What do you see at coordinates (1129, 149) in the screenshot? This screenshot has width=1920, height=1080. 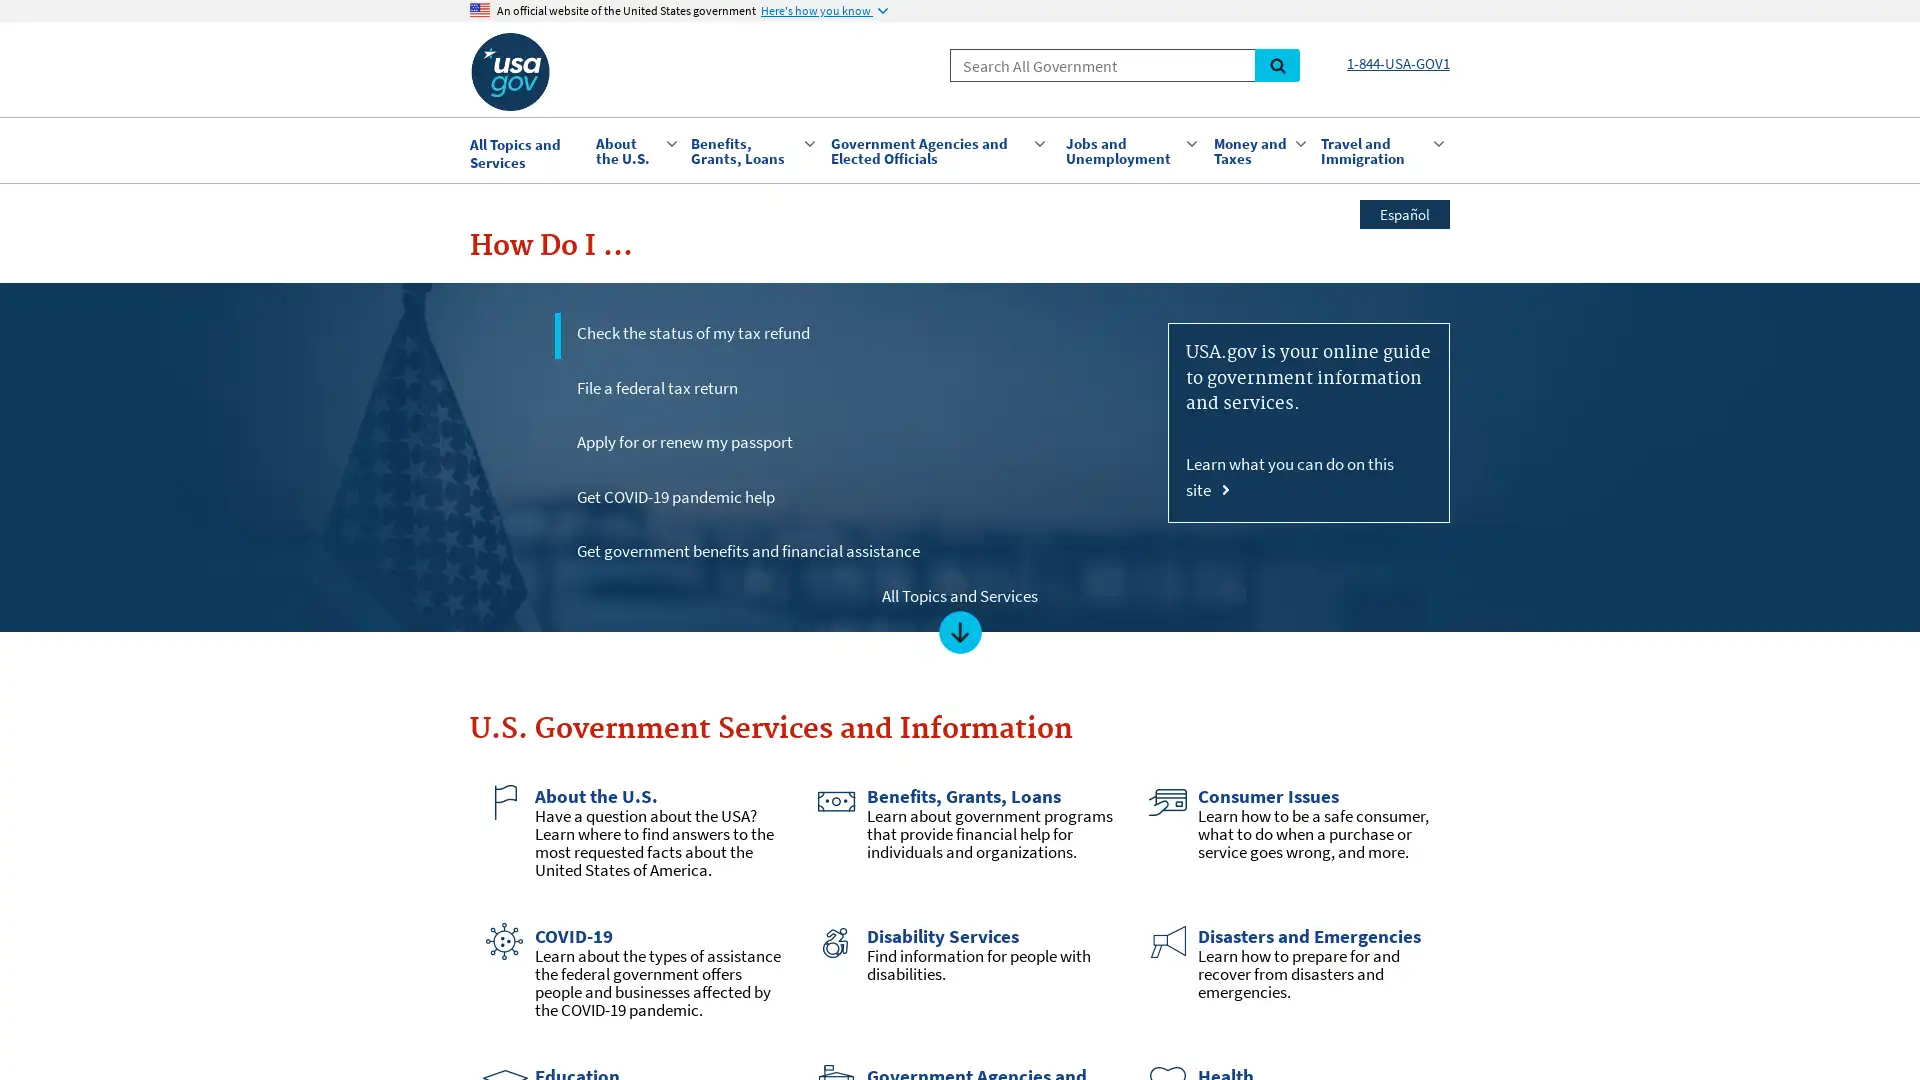 I see `Jobs and Unemployment` at bounding box center [1129, 149].